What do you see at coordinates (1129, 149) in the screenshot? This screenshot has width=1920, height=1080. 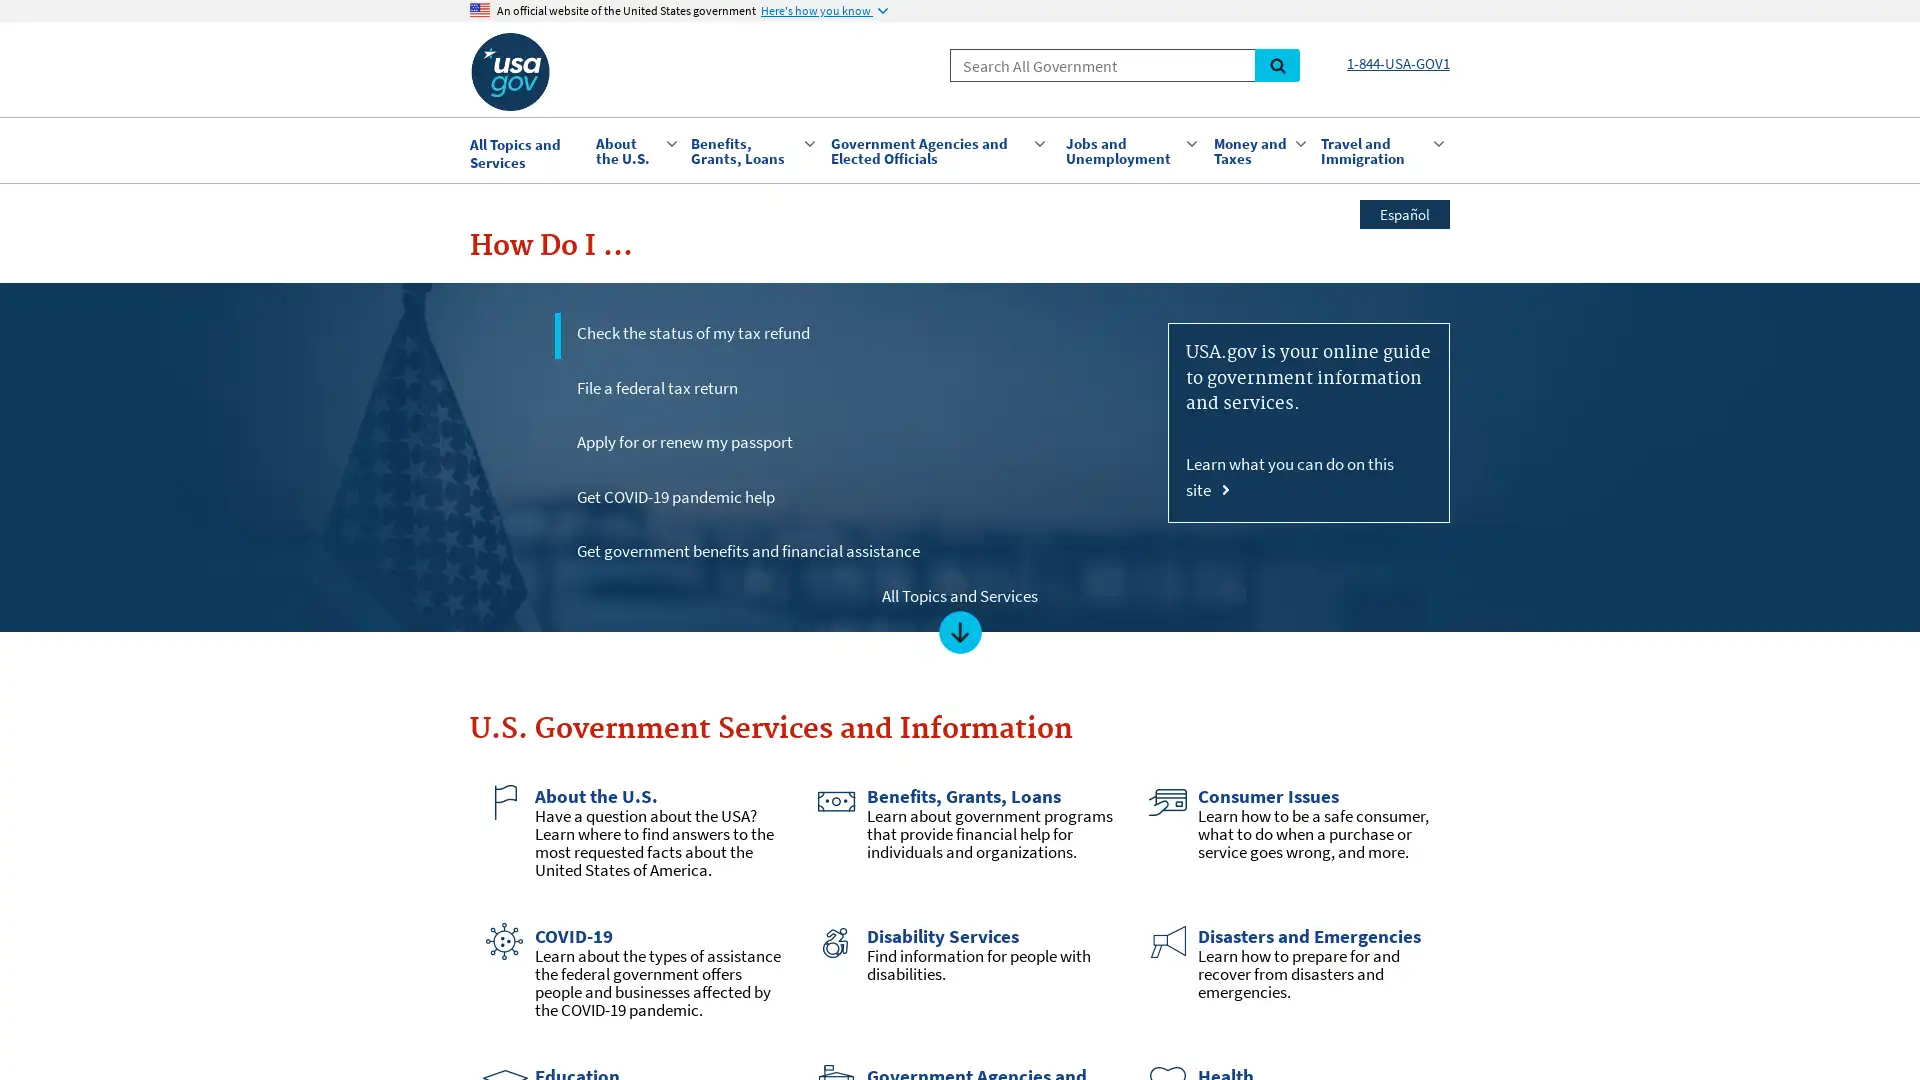 I see `Jobs and Unemployment` at bounding box center [1129, 149].